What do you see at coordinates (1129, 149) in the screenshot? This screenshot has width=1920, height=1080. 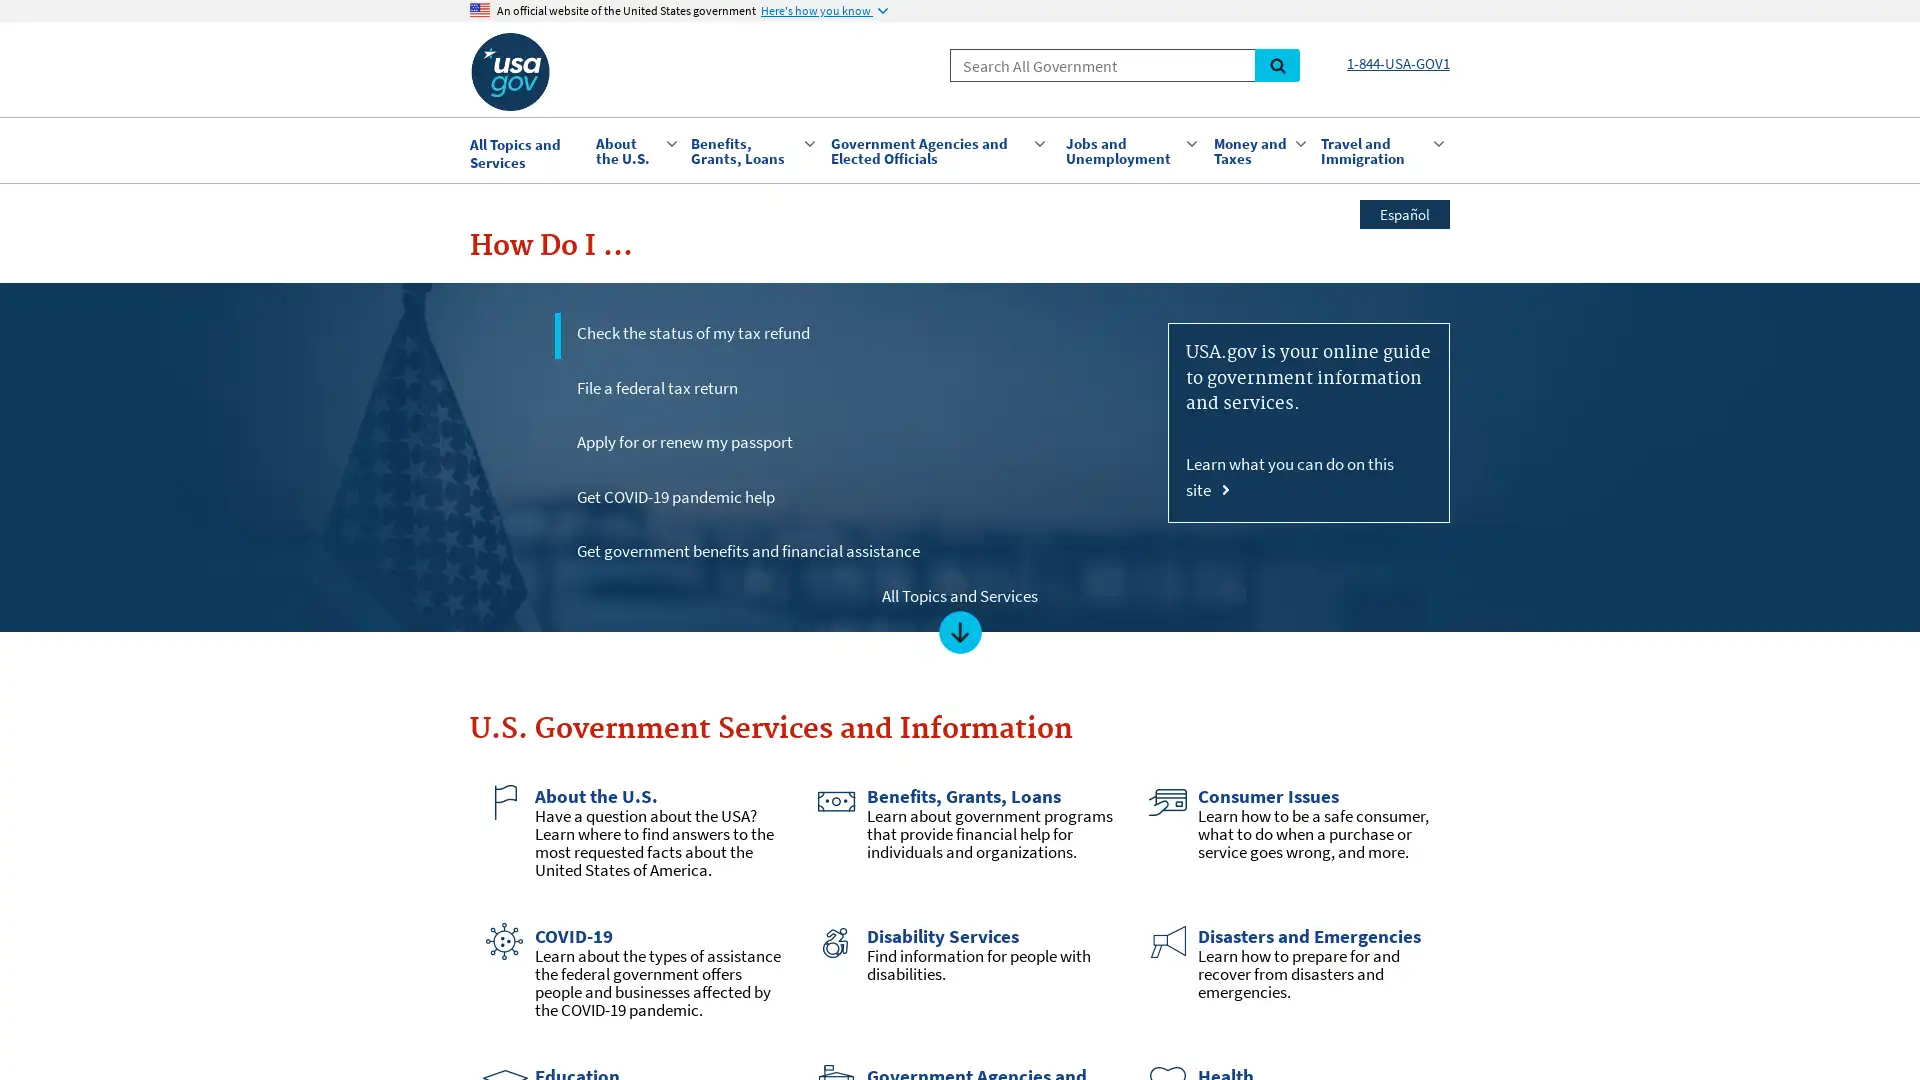 I see `Jobs and Unemployment` at bounding box center [1129, 149].